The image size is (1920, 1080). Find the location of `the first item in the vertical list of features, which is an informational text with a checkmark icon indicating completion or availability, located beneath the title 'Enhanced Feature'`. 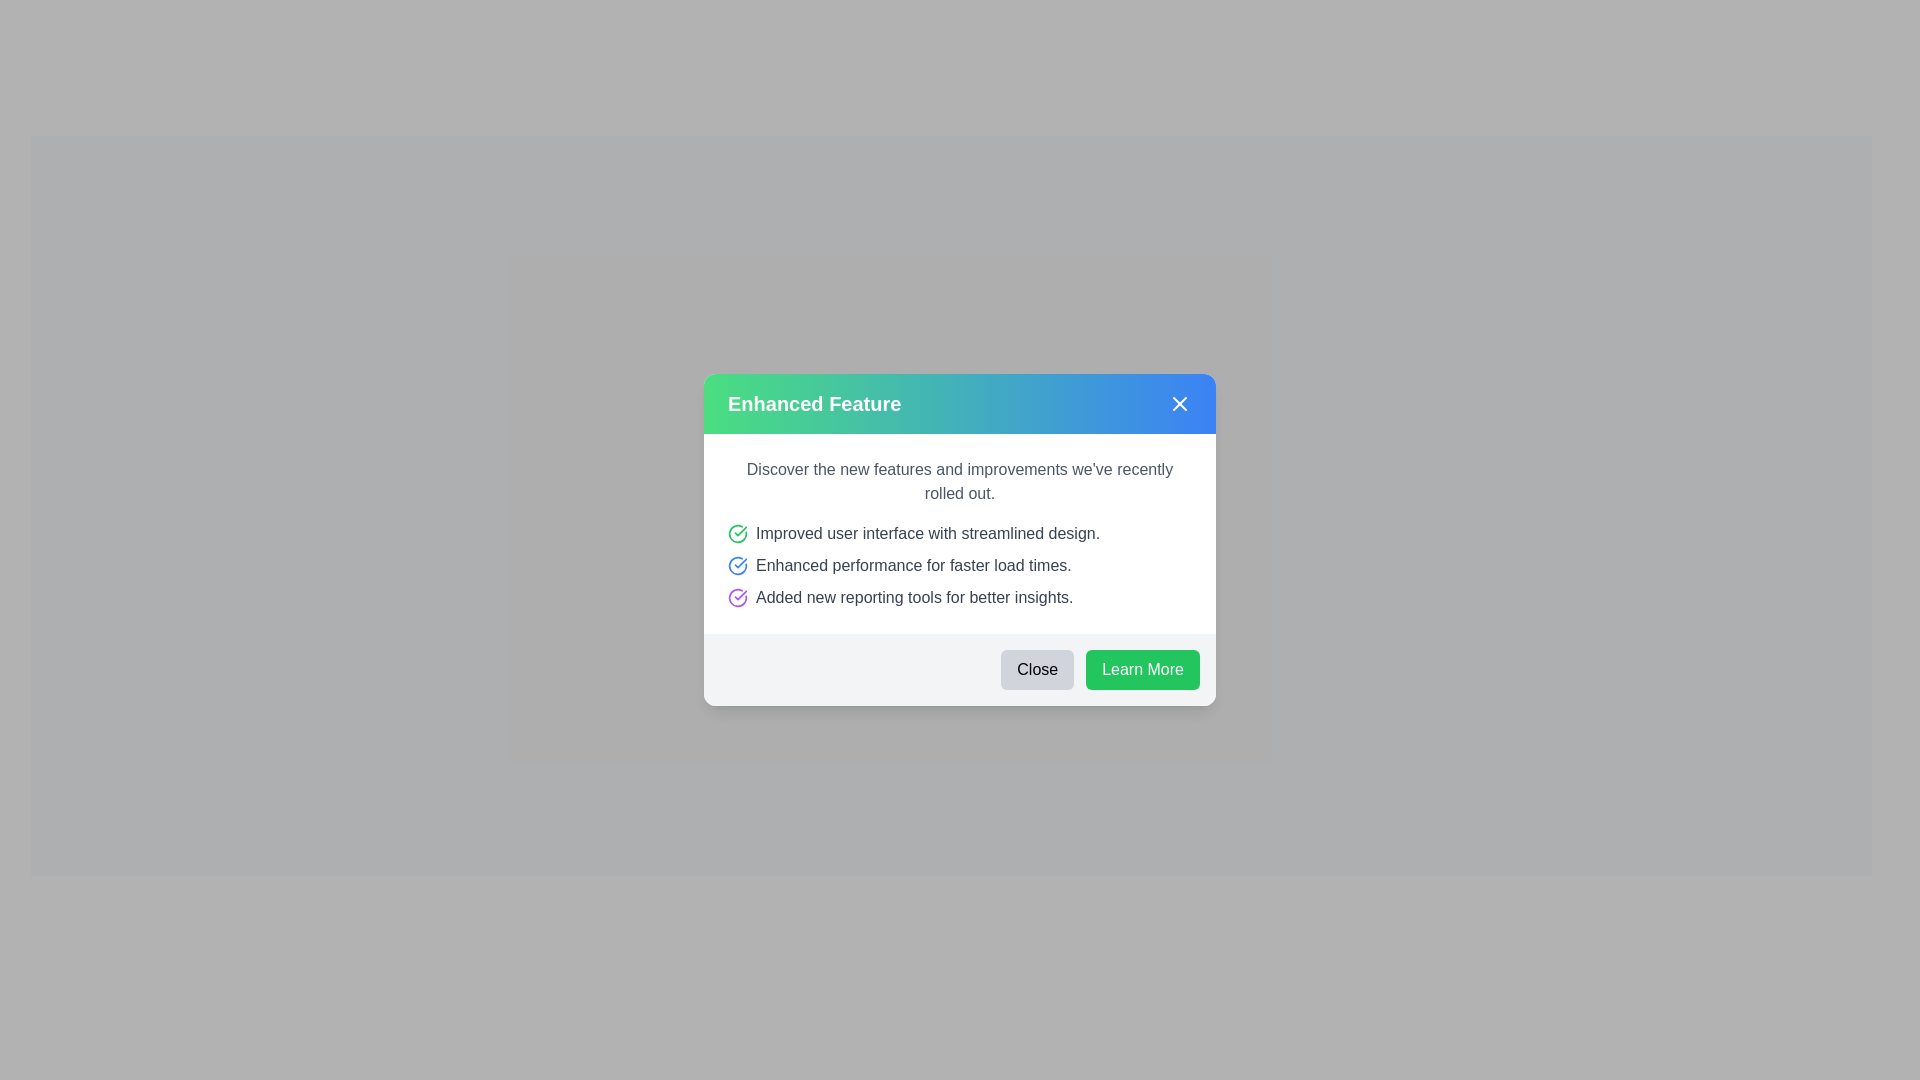

the first item in the vertical list of features, which is an informational text with a checkmark icon indicating completion or availability, located beneath the title 'Enhanced Feature' is located at coordinates (960, 532).